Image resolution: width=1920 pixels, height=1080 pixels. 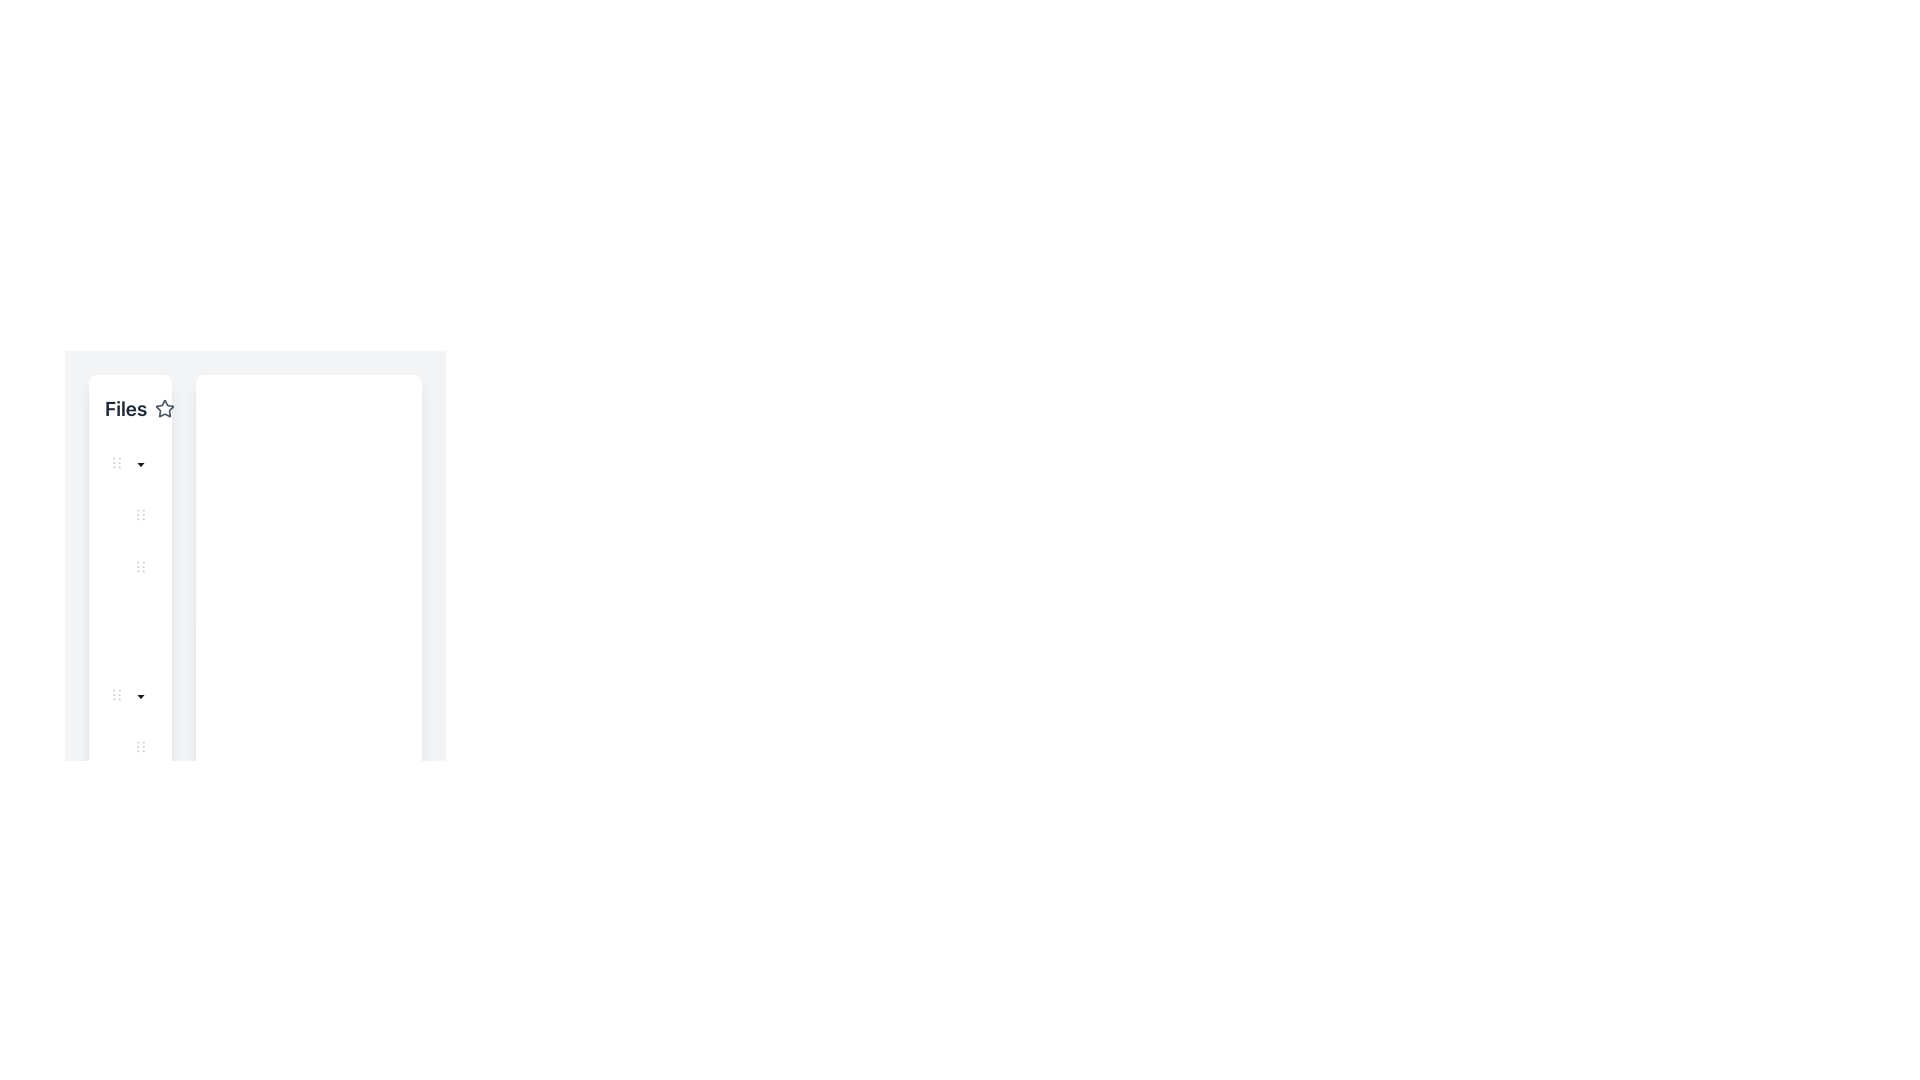 I want to click on the 'My Documents' folder icon in the tree view, so click(x=129, y=474).